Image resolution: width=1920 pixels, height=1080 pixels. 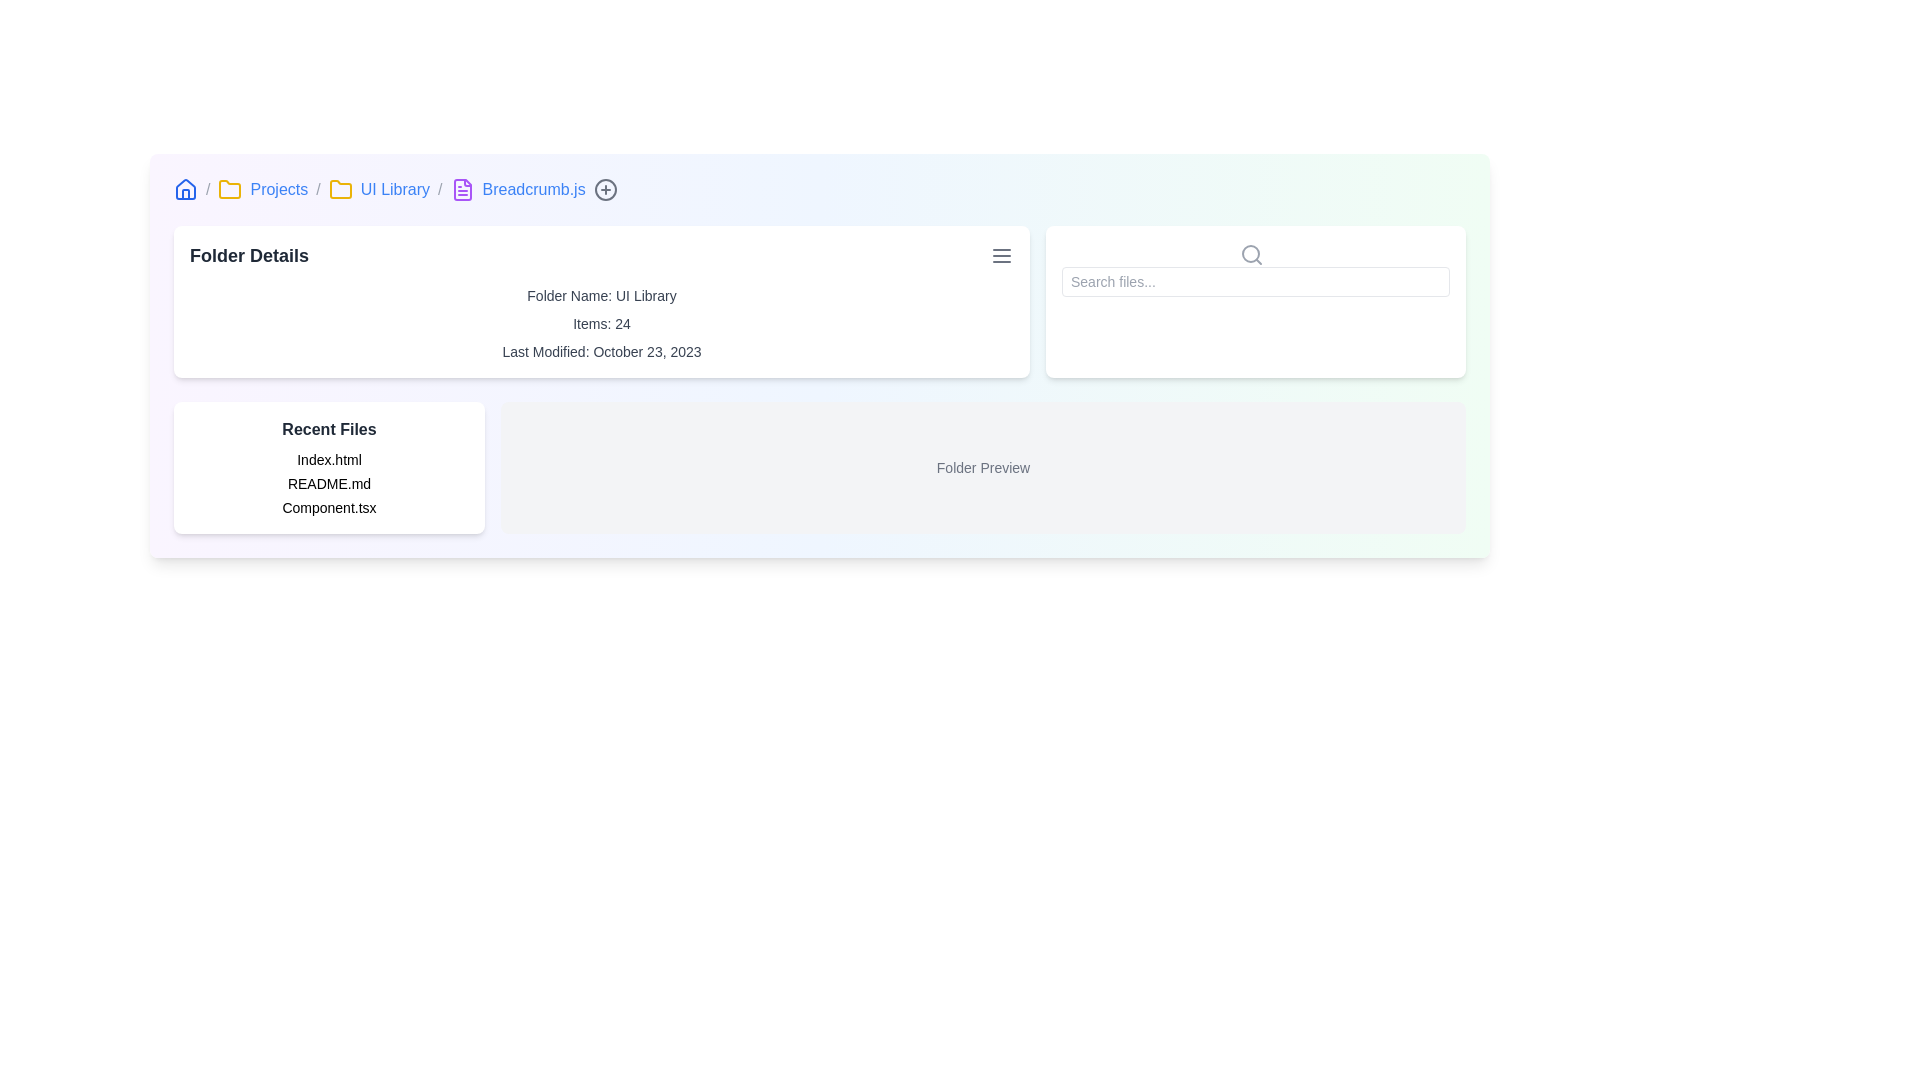 I want to click on the folder icon in the breadcrumb navigation system that represents the 'Projects' directory, which is positioned fourth from the left, to scale it up slightly, so click(x=340, y=189).